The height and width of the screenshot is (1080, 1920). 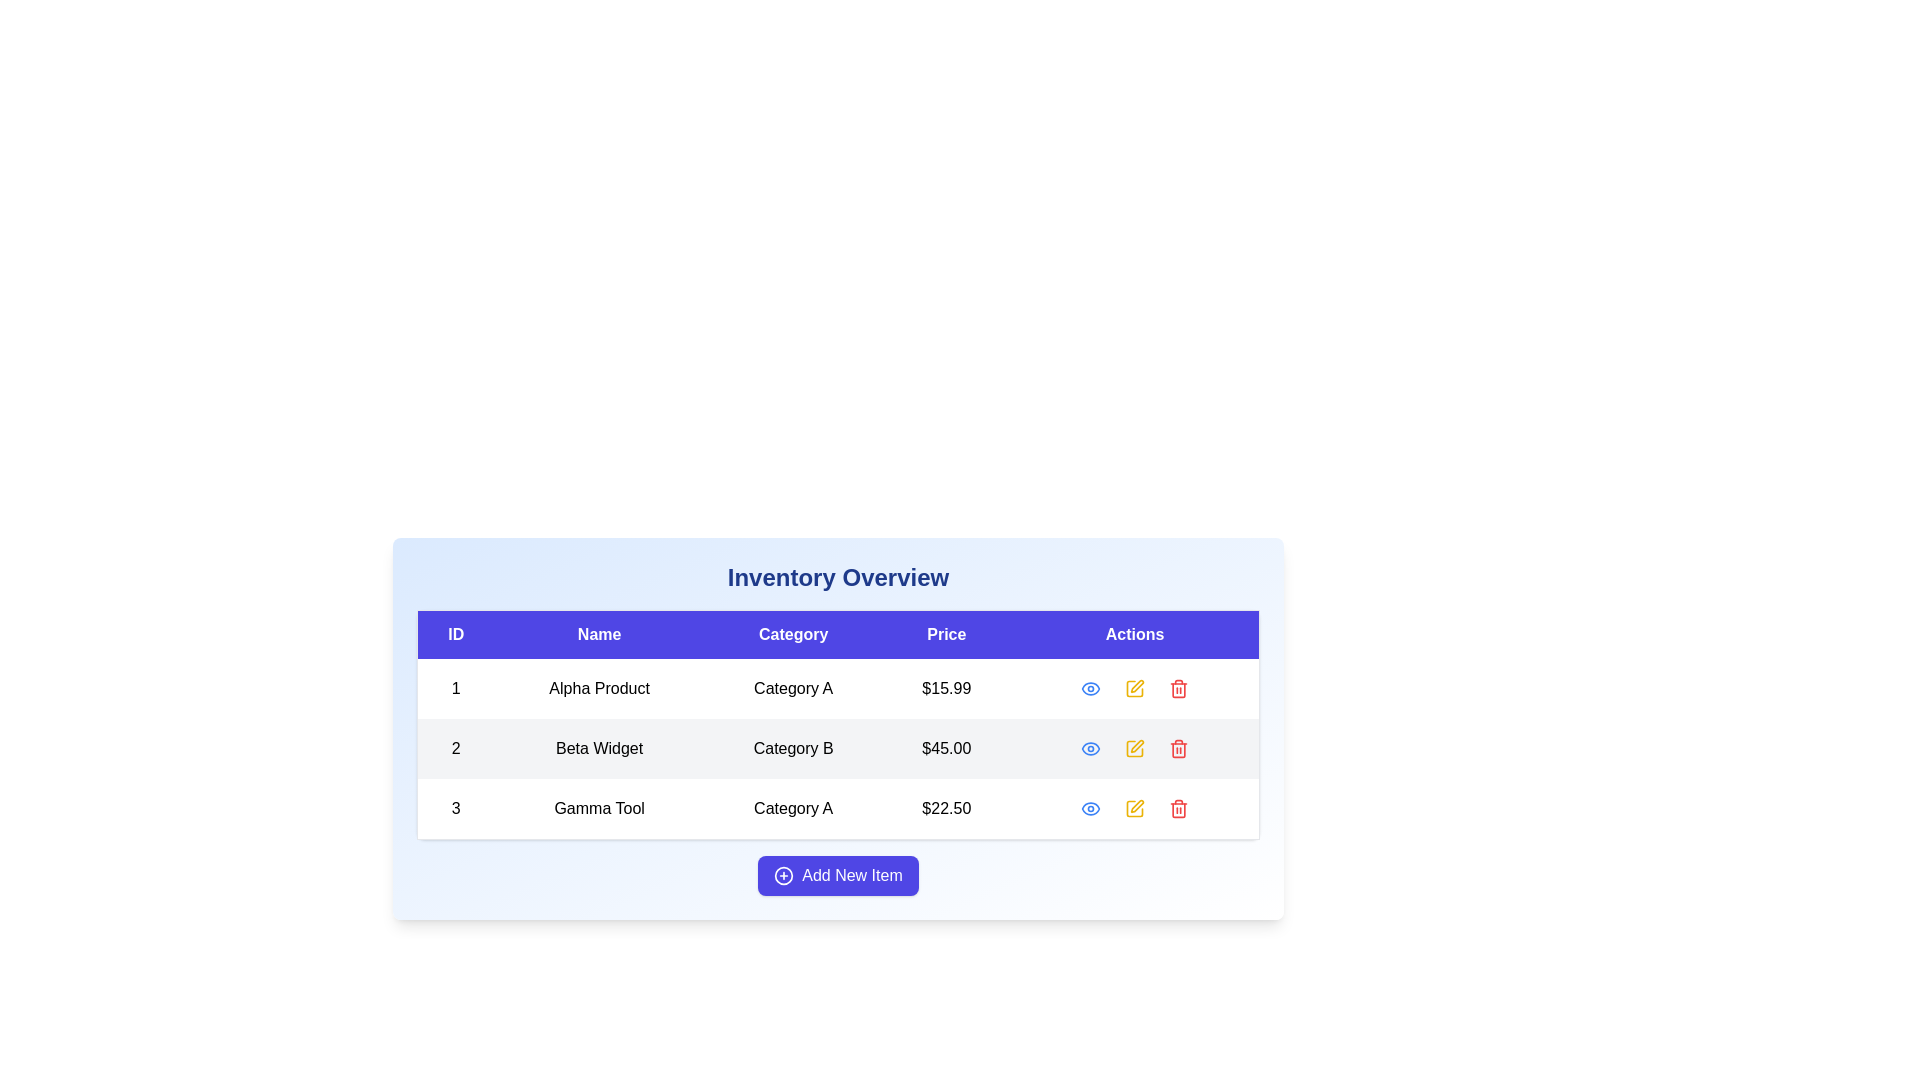 I want to click on the 'Add New Item' button with a dark indigo background and white rounded text, located in the 'Inventory Overview' panel, to initiate the add item process, so click(x=838, y=874).